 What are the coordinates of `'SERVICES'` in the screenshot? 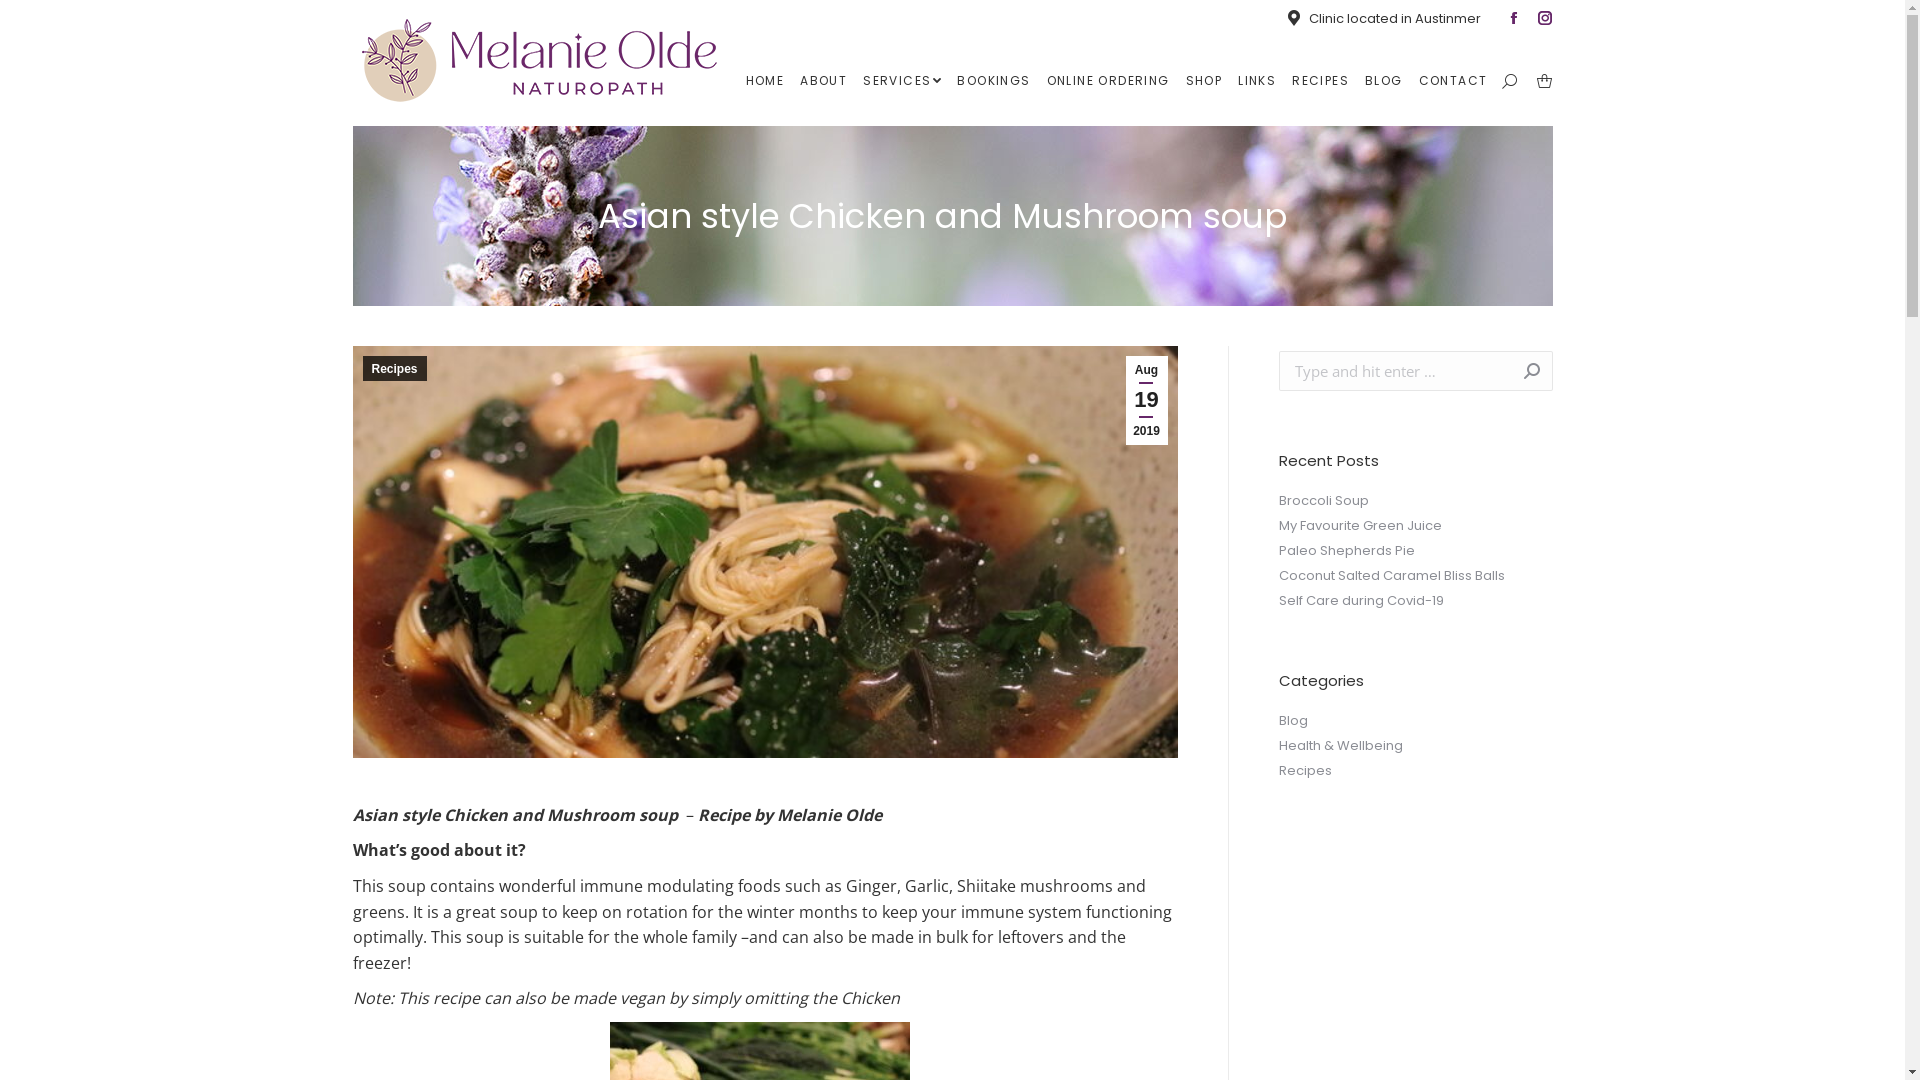 It's located at (901, 80).